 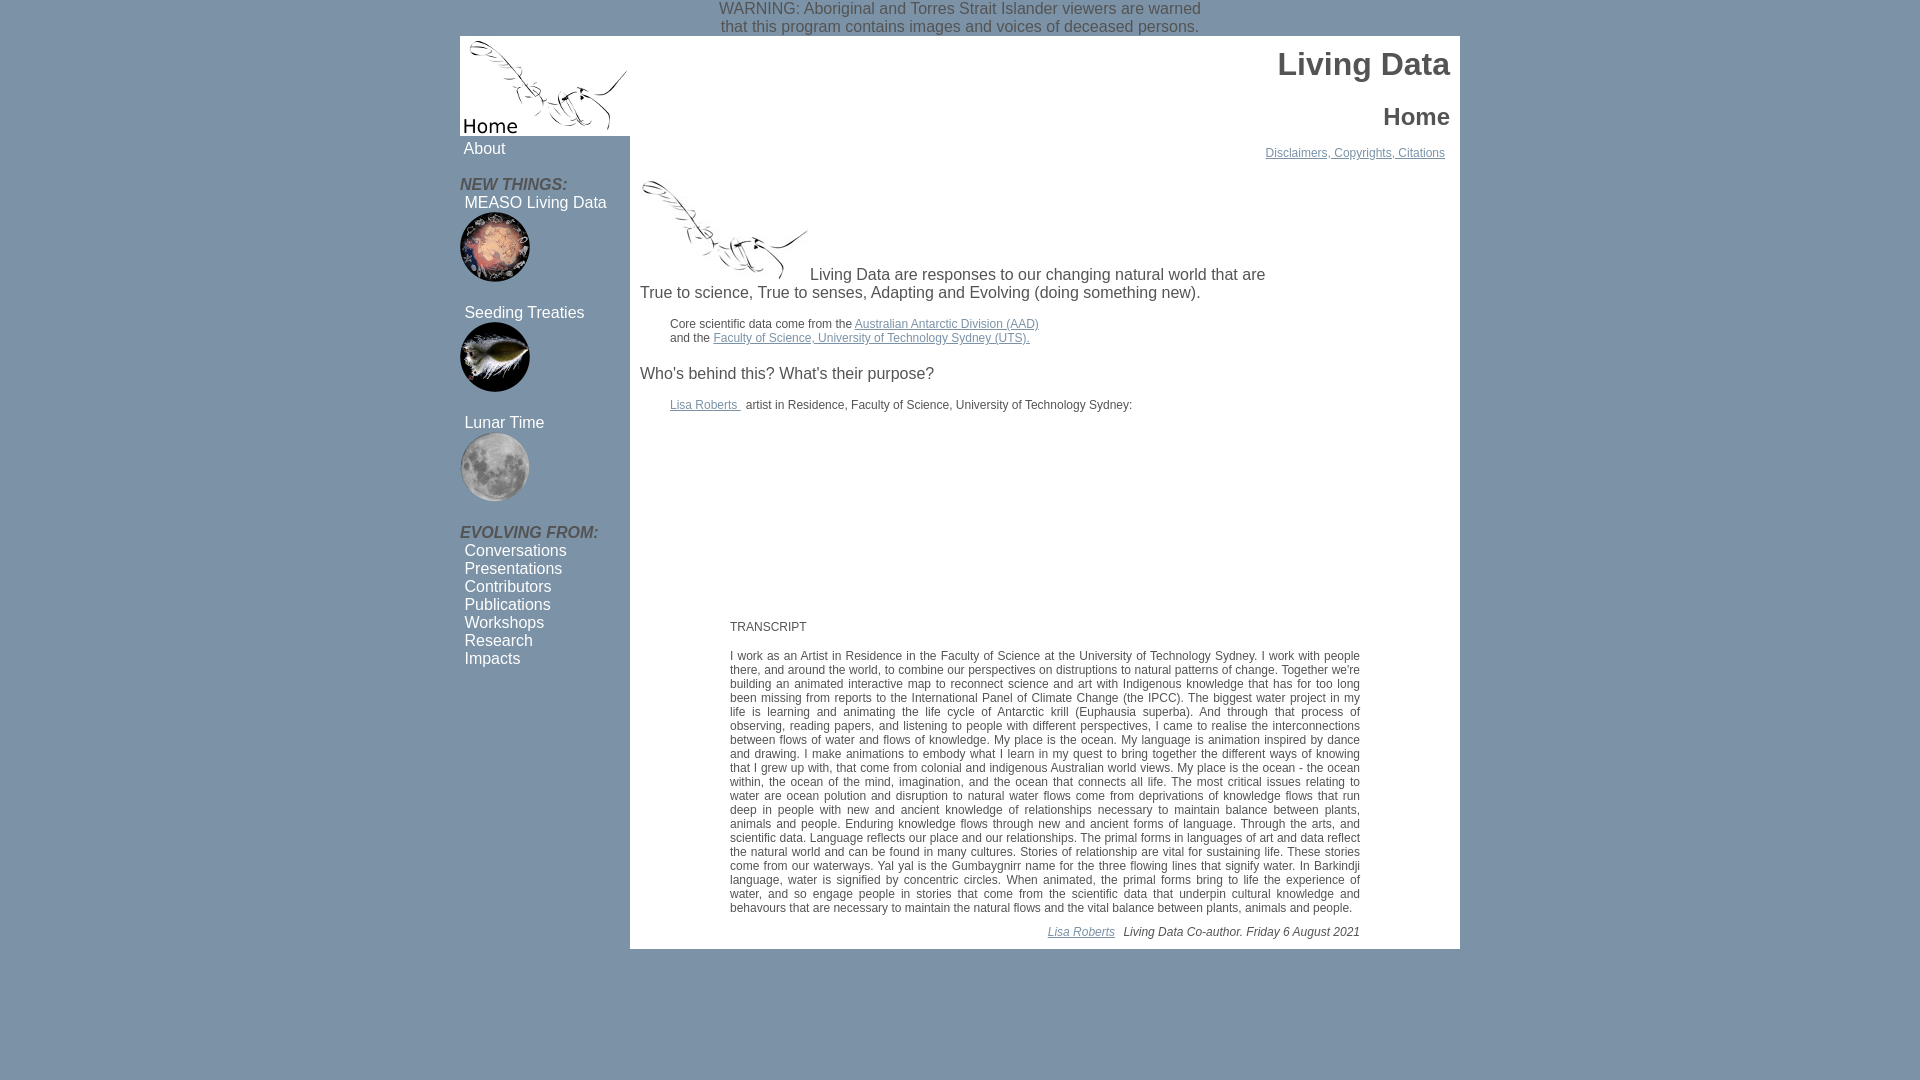 What do you see at coordinates (533, 202) in the screenshot?
I see `' MEASO Living Data'` at bounding box center [533, 202].